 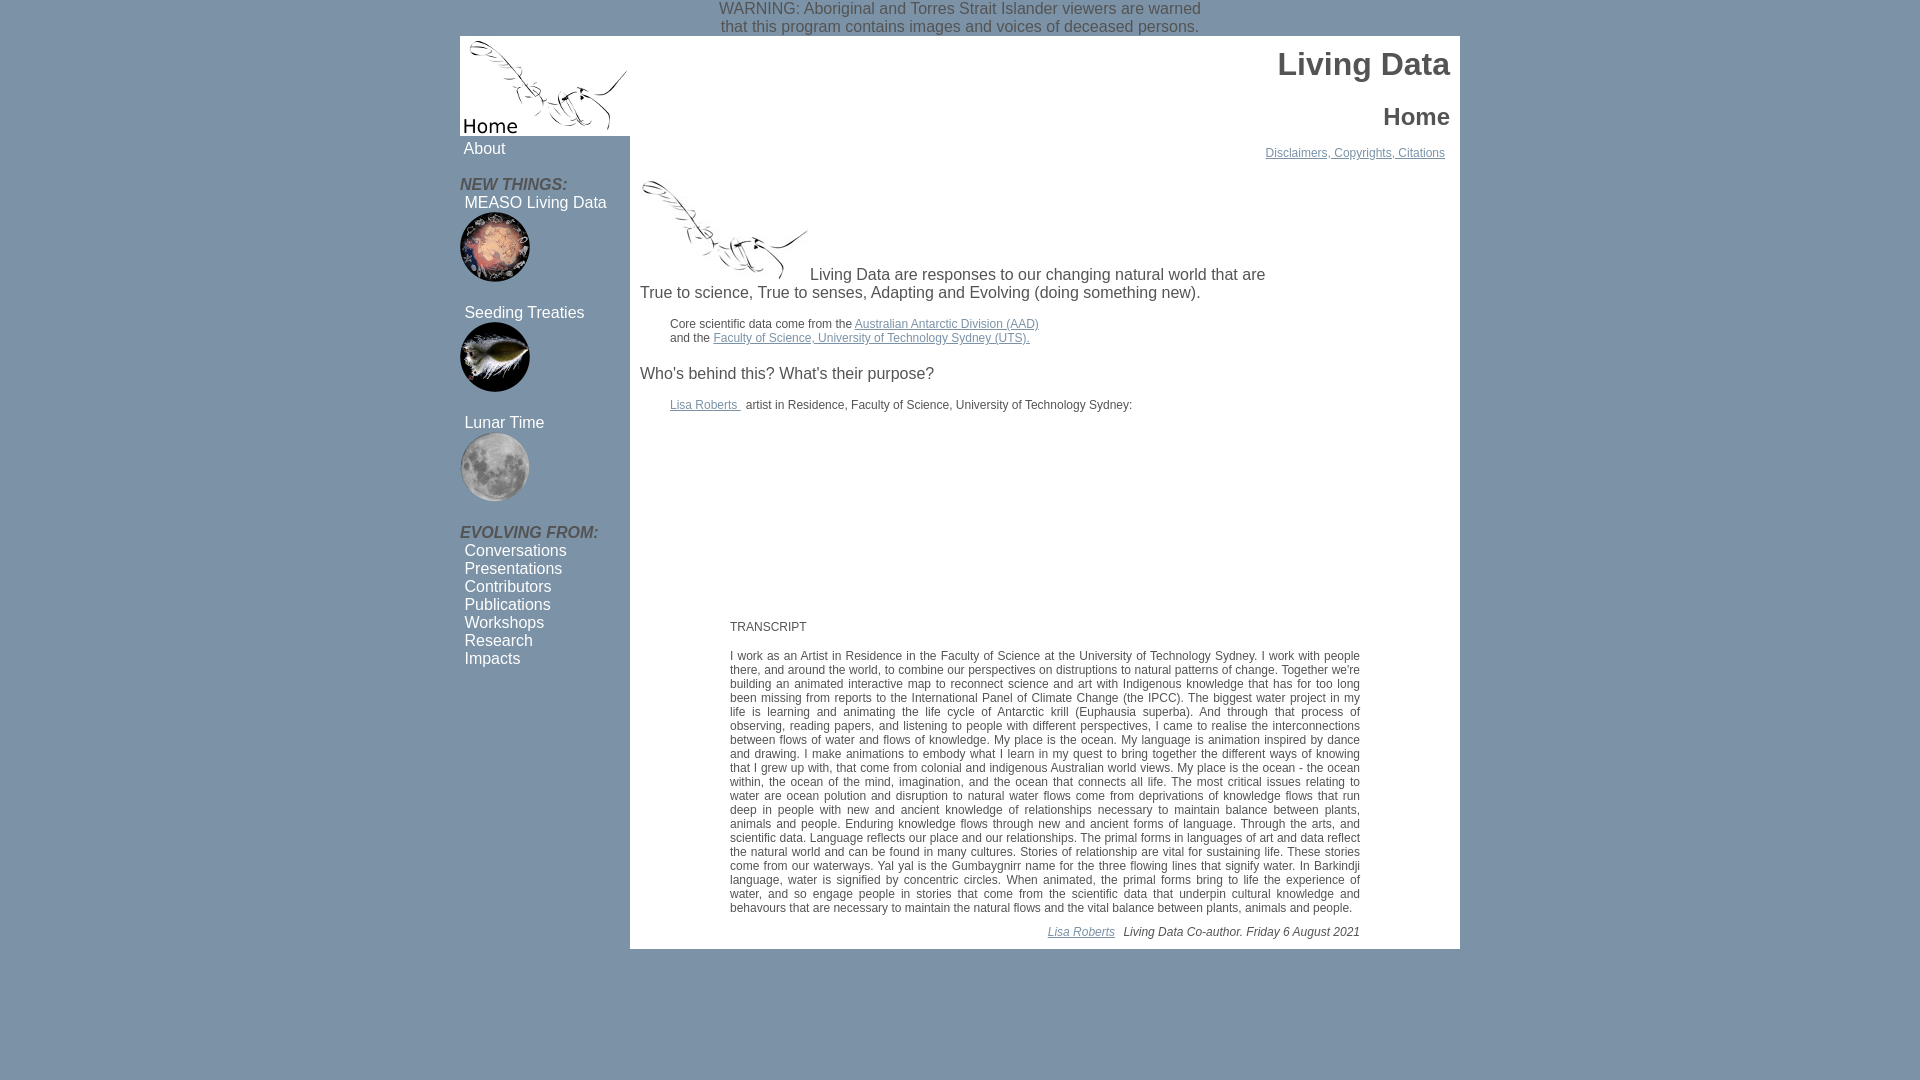 What do you see at coordinates (533, 202) in the screenshot?
I see `' MEASO Living Data'` at bounding box center [533, 202].